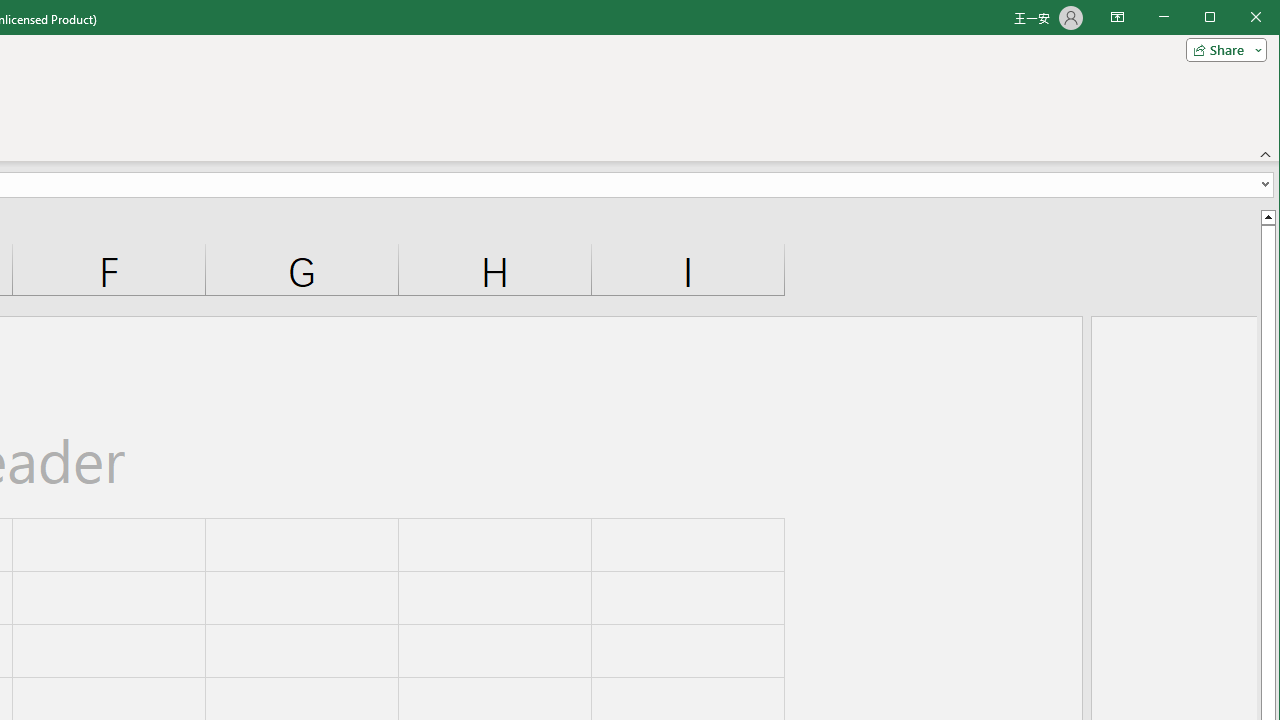  What do you see at coordinates (1215, 19) in the screenshot?
I see `'Minimize'` at bounding box center [1215, 19].